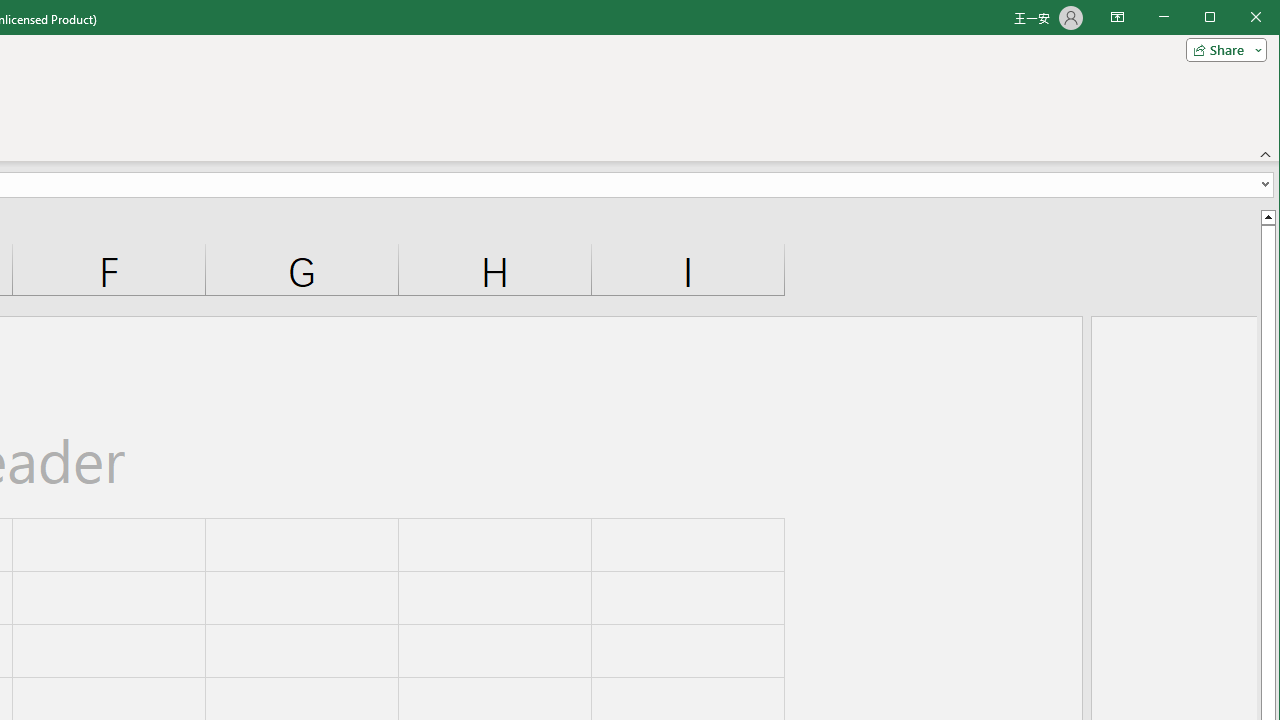  What do you see at coordinates (1215, 19) in the screenshot?
I see `'Minimize'` at bounding box center [1215, 19].